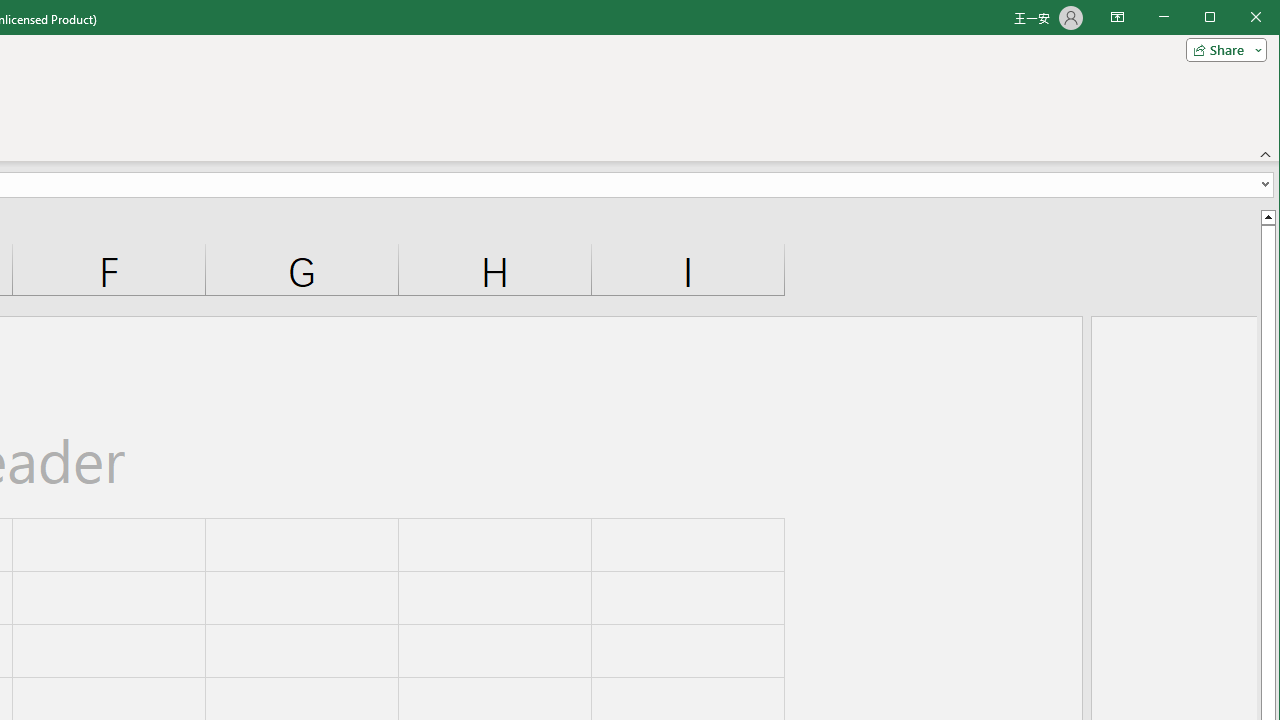  What do you see at coordinates (1215, 19) in the screenshot?
I see `'Minimize'` at bounding box center [1215, 19].